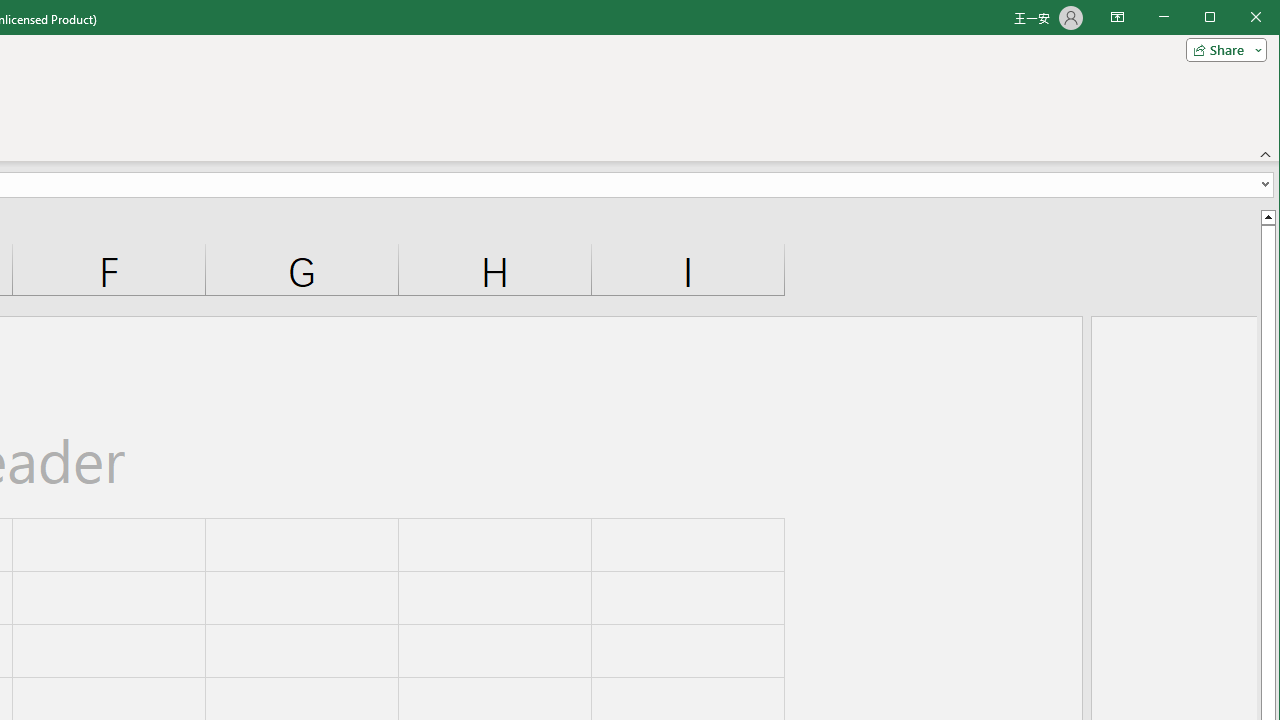  What do you see at coordinates (1215, 19) in the screenshot?
I see `'Minimize'` at bounding box center [1215, 19].